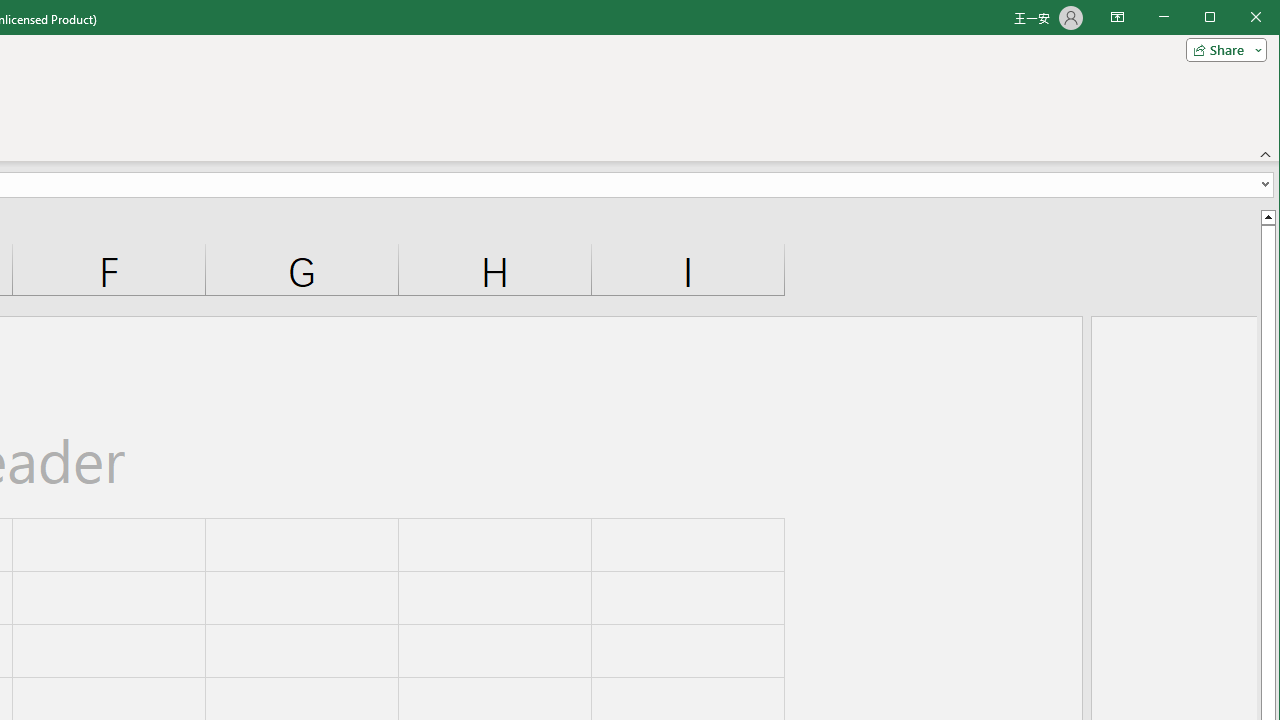  What do you see at coordinates (1215, 19) in the screenshot?
I see `'Minimize'` at bounding box center [1215, 19].